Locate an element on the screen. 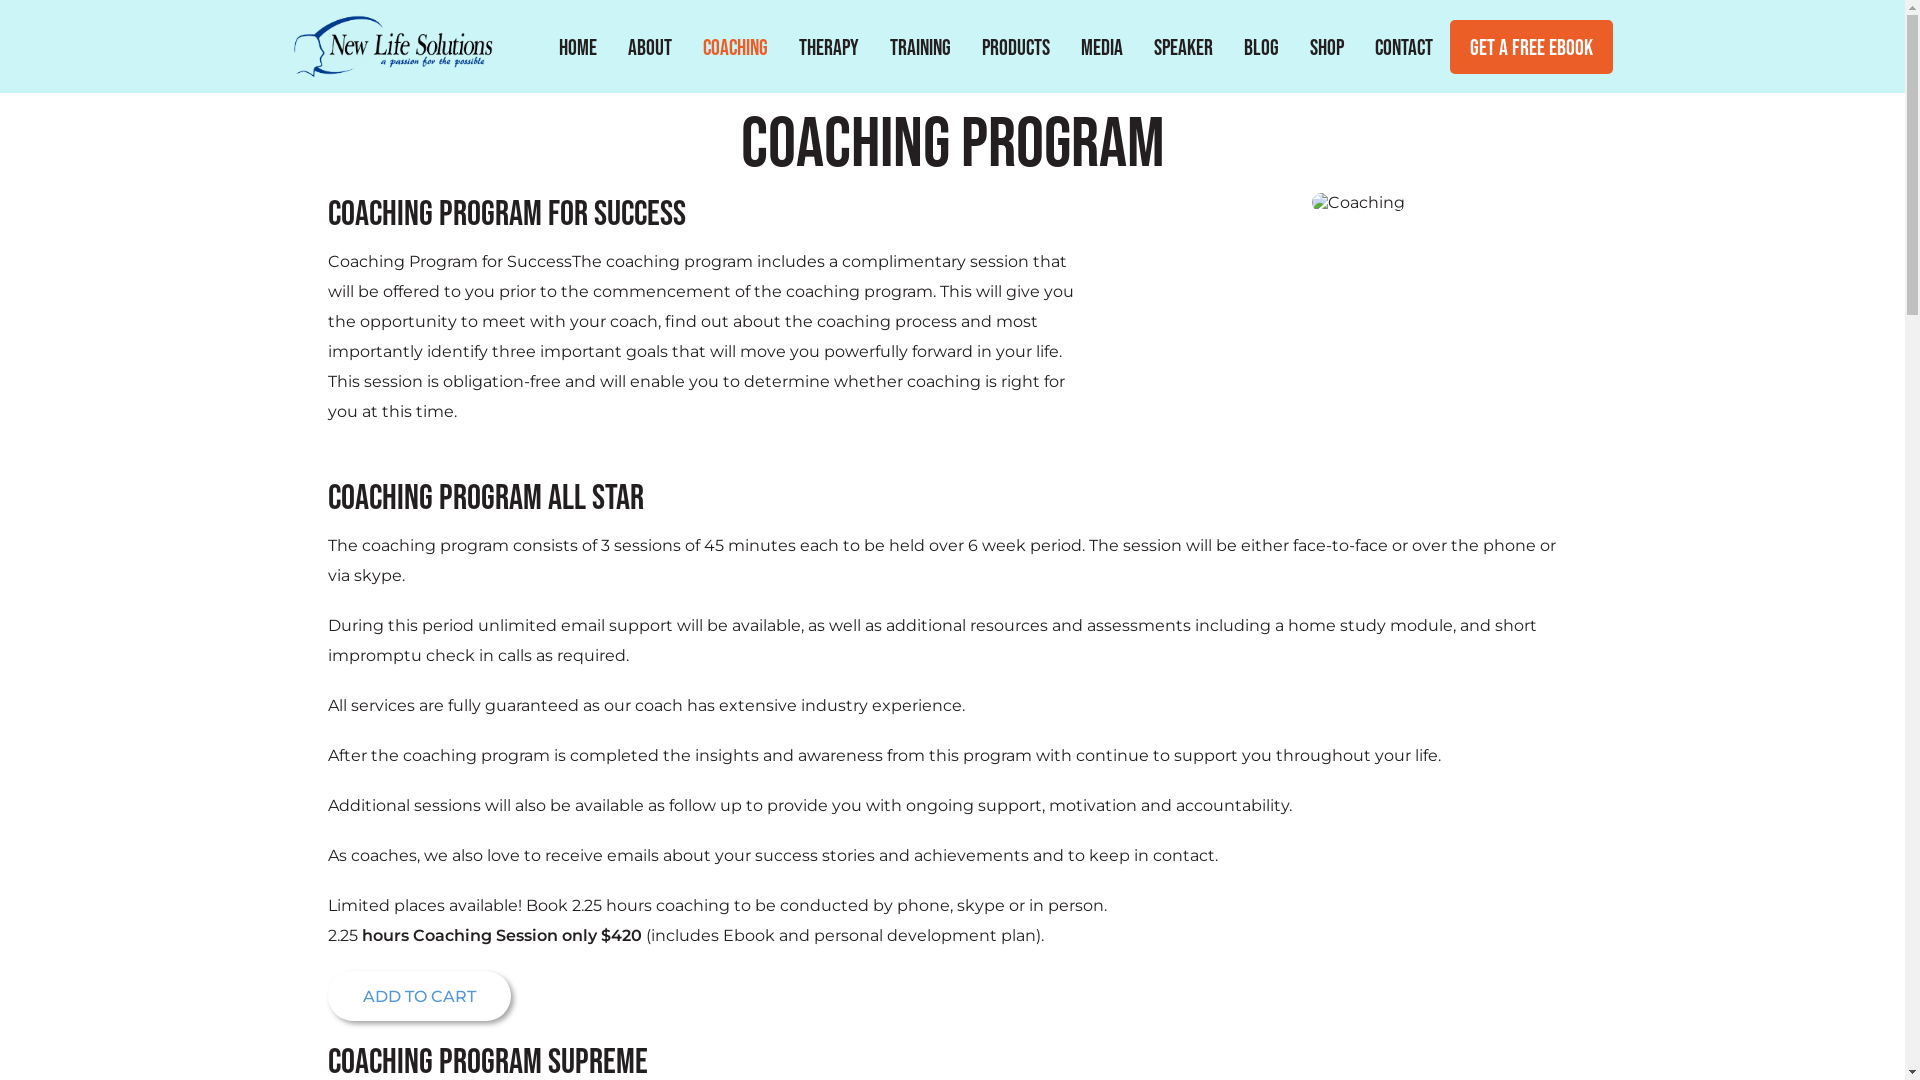 The height and width of the screenshot is (1080, 1920). 'SPEAKER' is located at coordinates (1182, 45).